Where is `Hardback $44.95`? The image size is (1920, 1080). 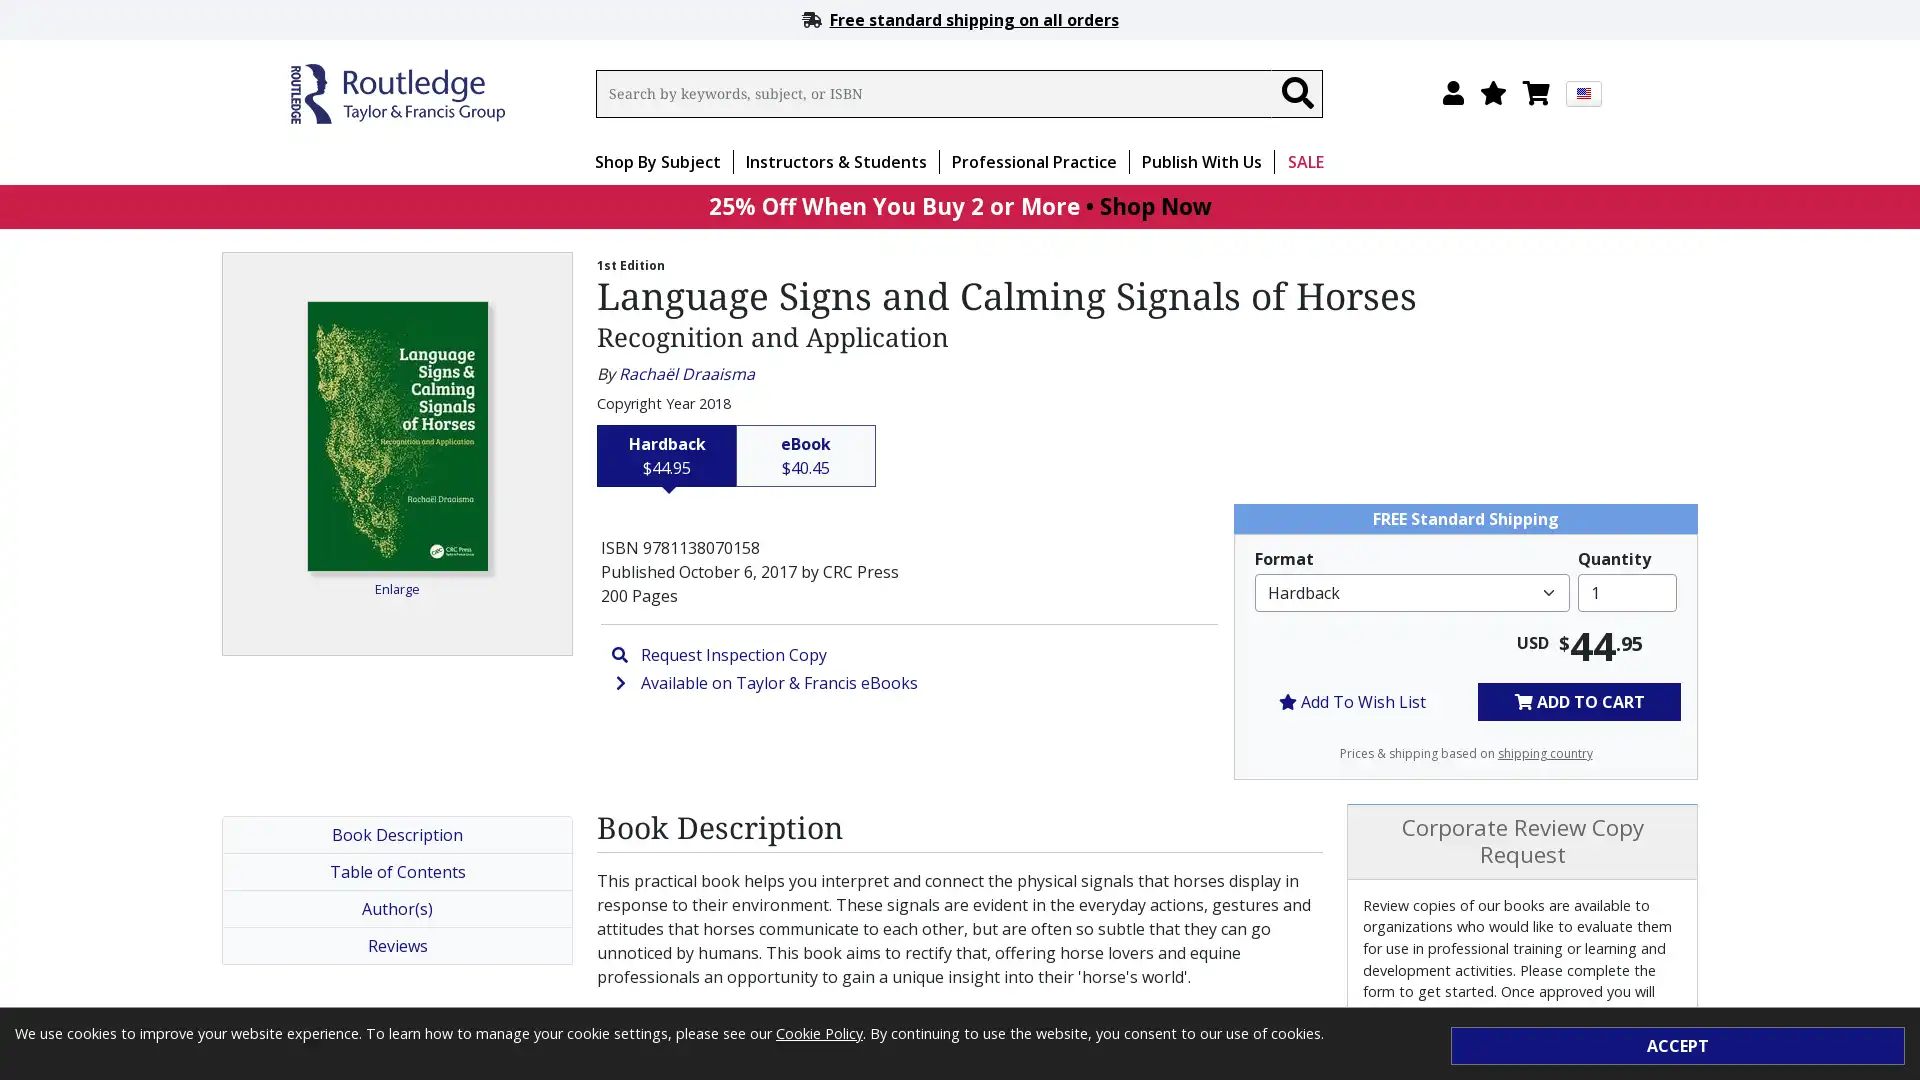
Hardback $44.95 is located at coordinates (667, 455).